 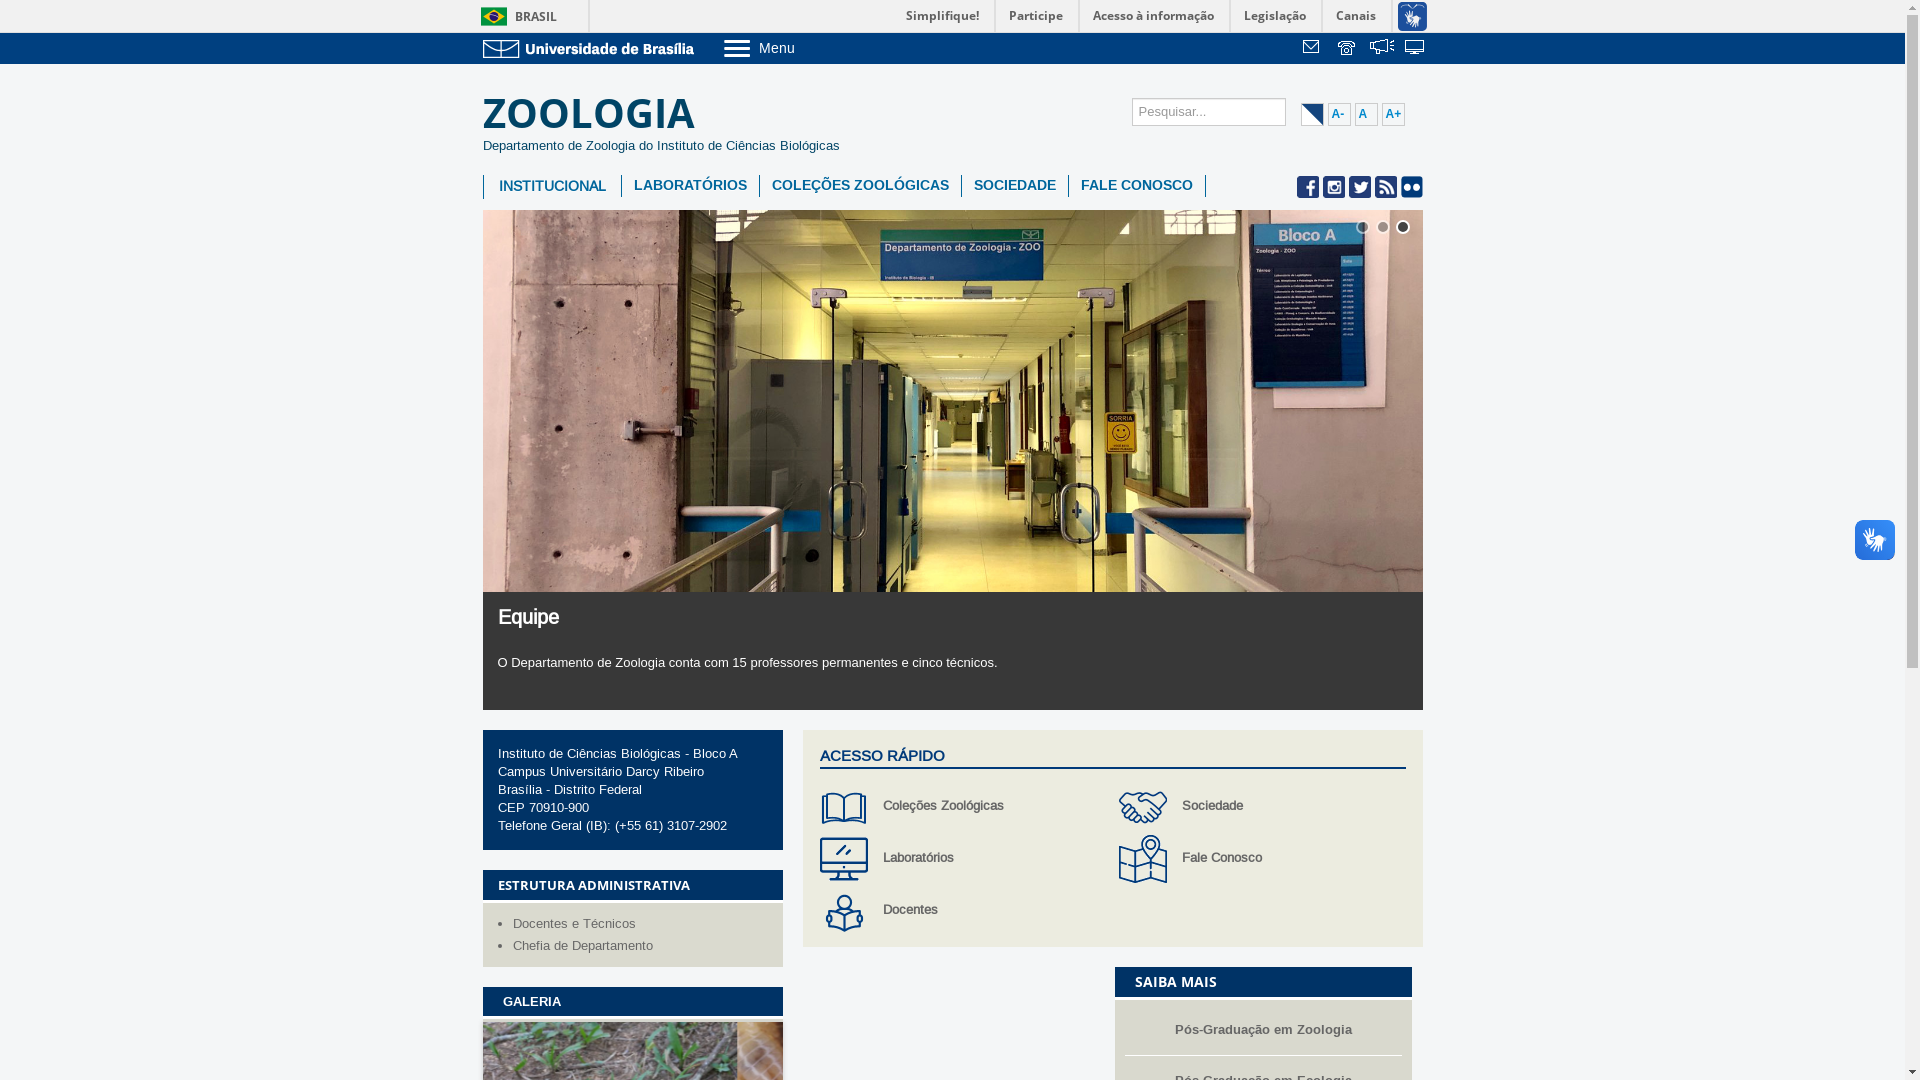 What do you see at coordinates (963, 910) in the screenshot?
I see `'Docentes'` at bounding box center [963, 910].